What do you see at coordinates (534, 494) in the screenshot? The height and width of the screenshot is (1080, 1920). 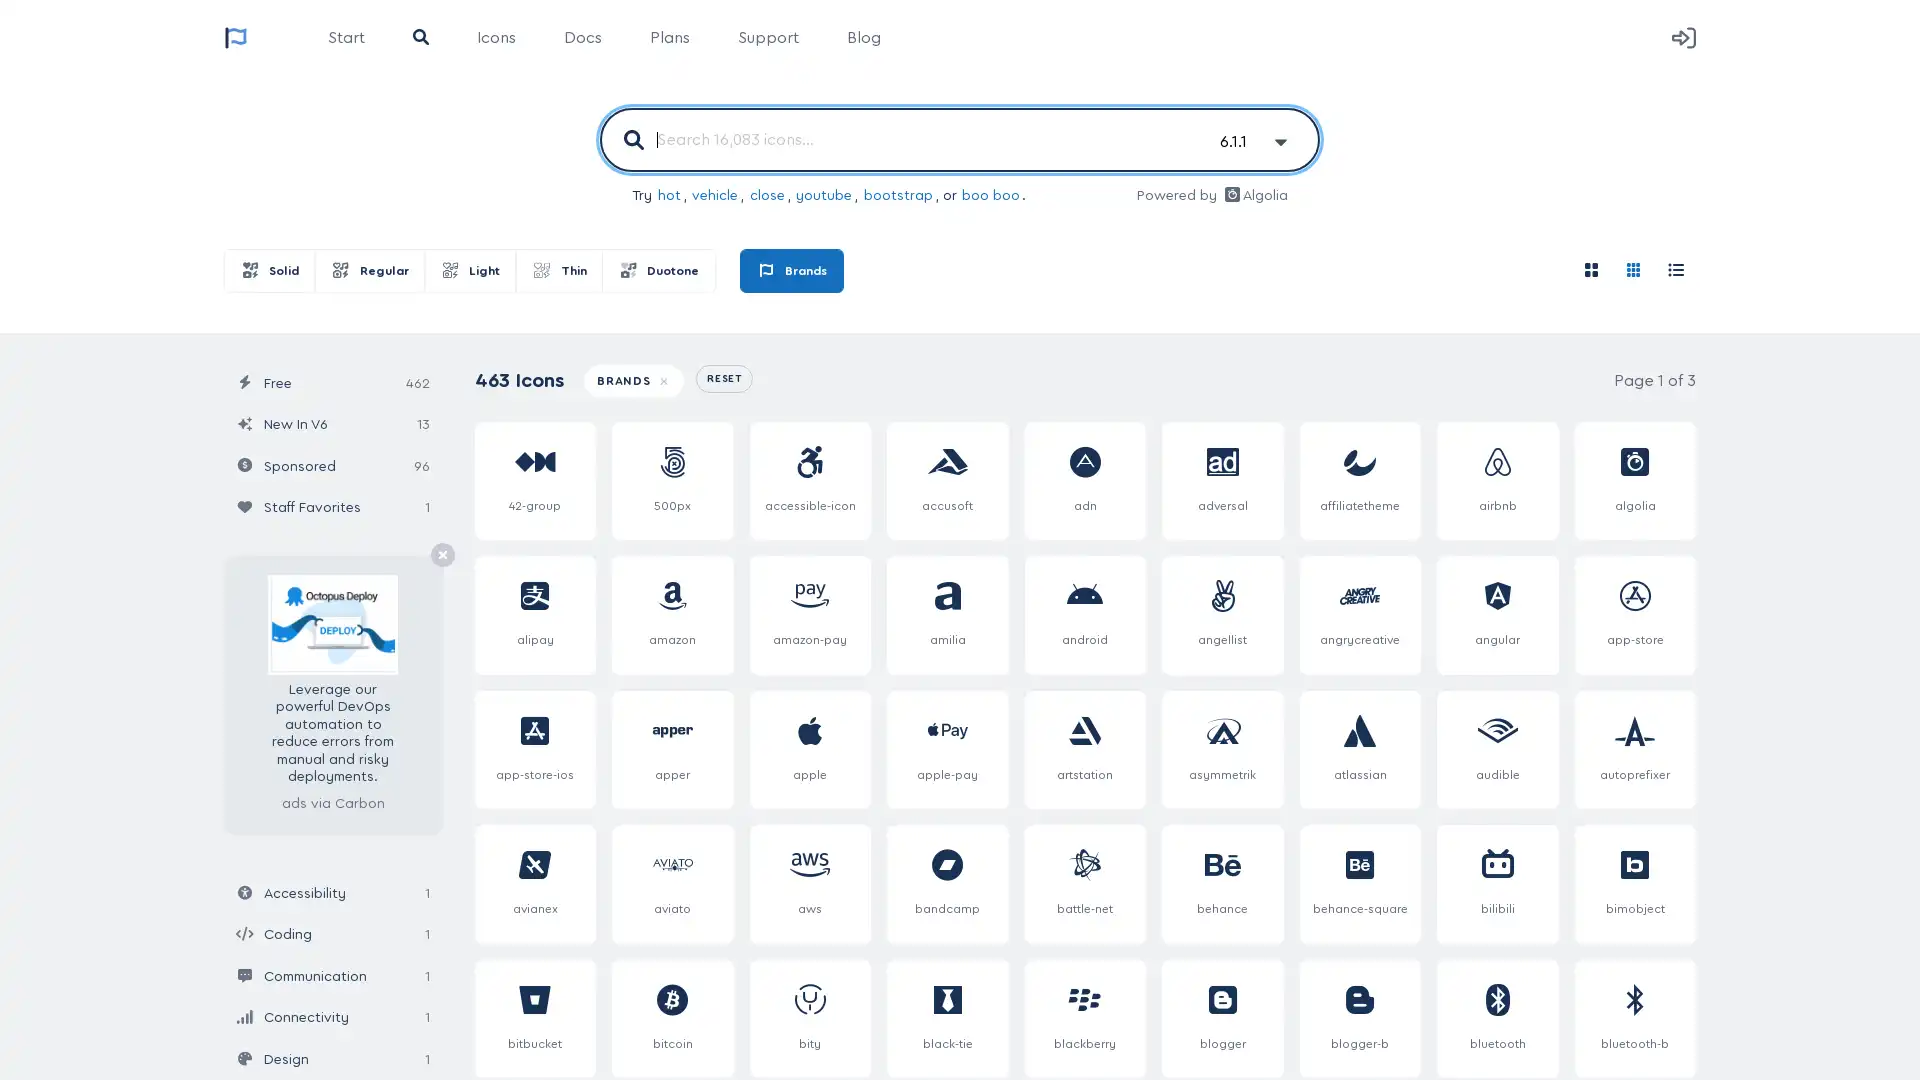 I see `42-group` at bounding box center [534, 494].